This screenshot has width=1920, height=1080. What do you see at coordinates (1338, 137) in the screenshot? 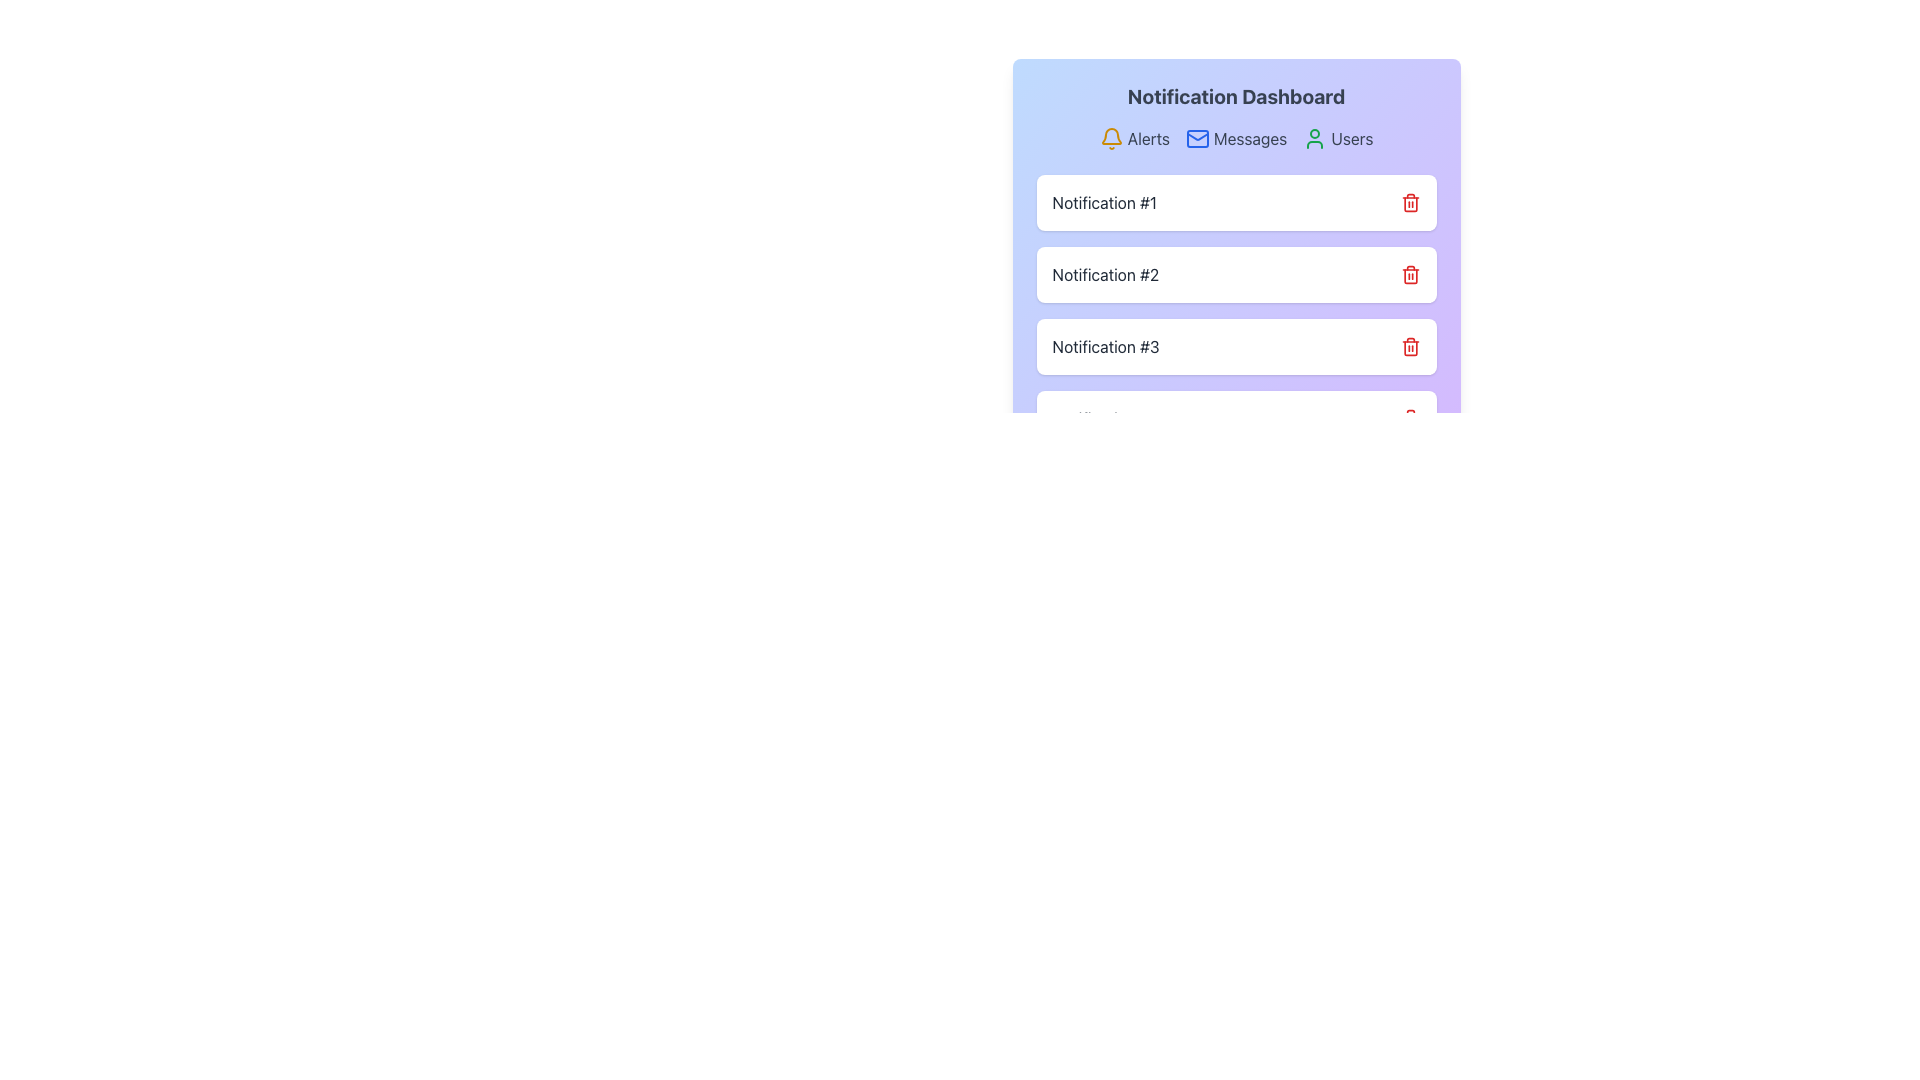
I see `the Navigation Label displaying 'Users' located at the rightmost position in the notification dashboard header area` at bounding box center [1338, 137].